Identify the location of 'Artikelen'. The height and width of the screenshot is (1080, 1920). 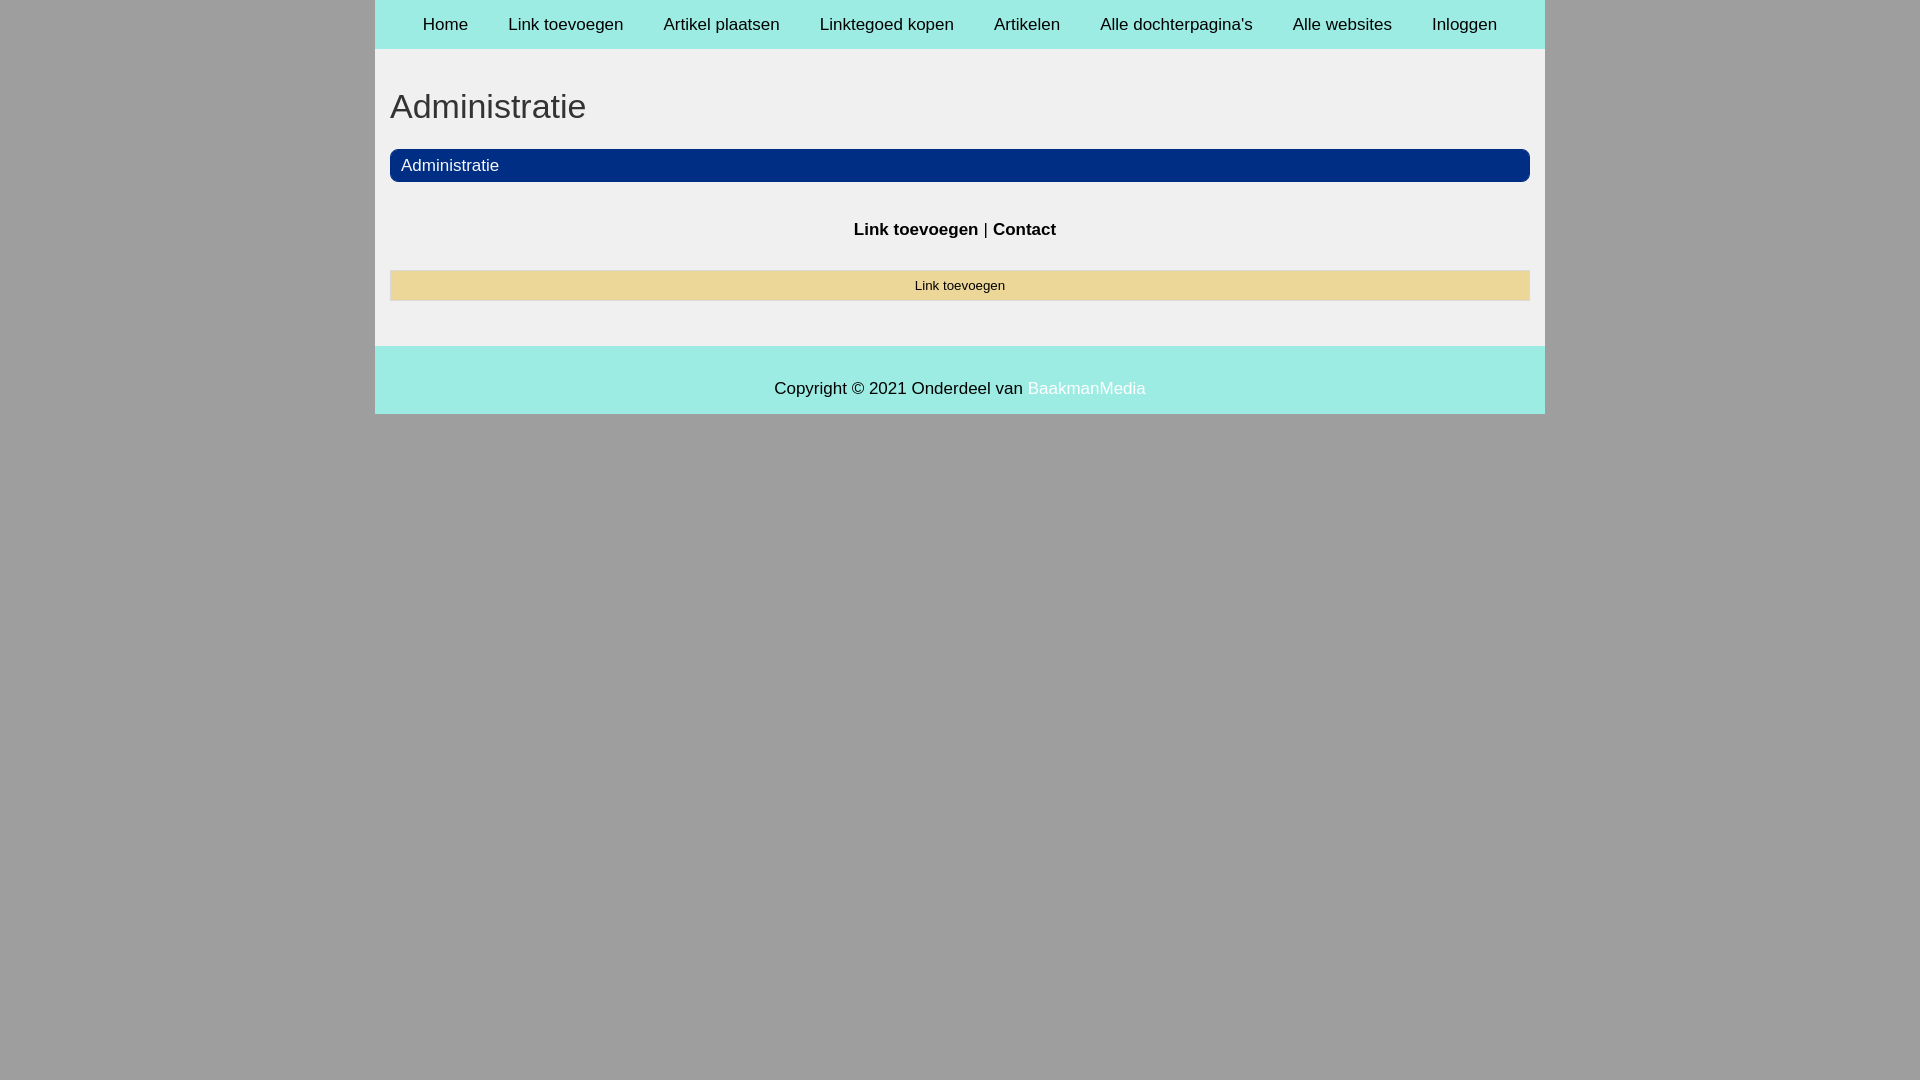
(1027, 24).